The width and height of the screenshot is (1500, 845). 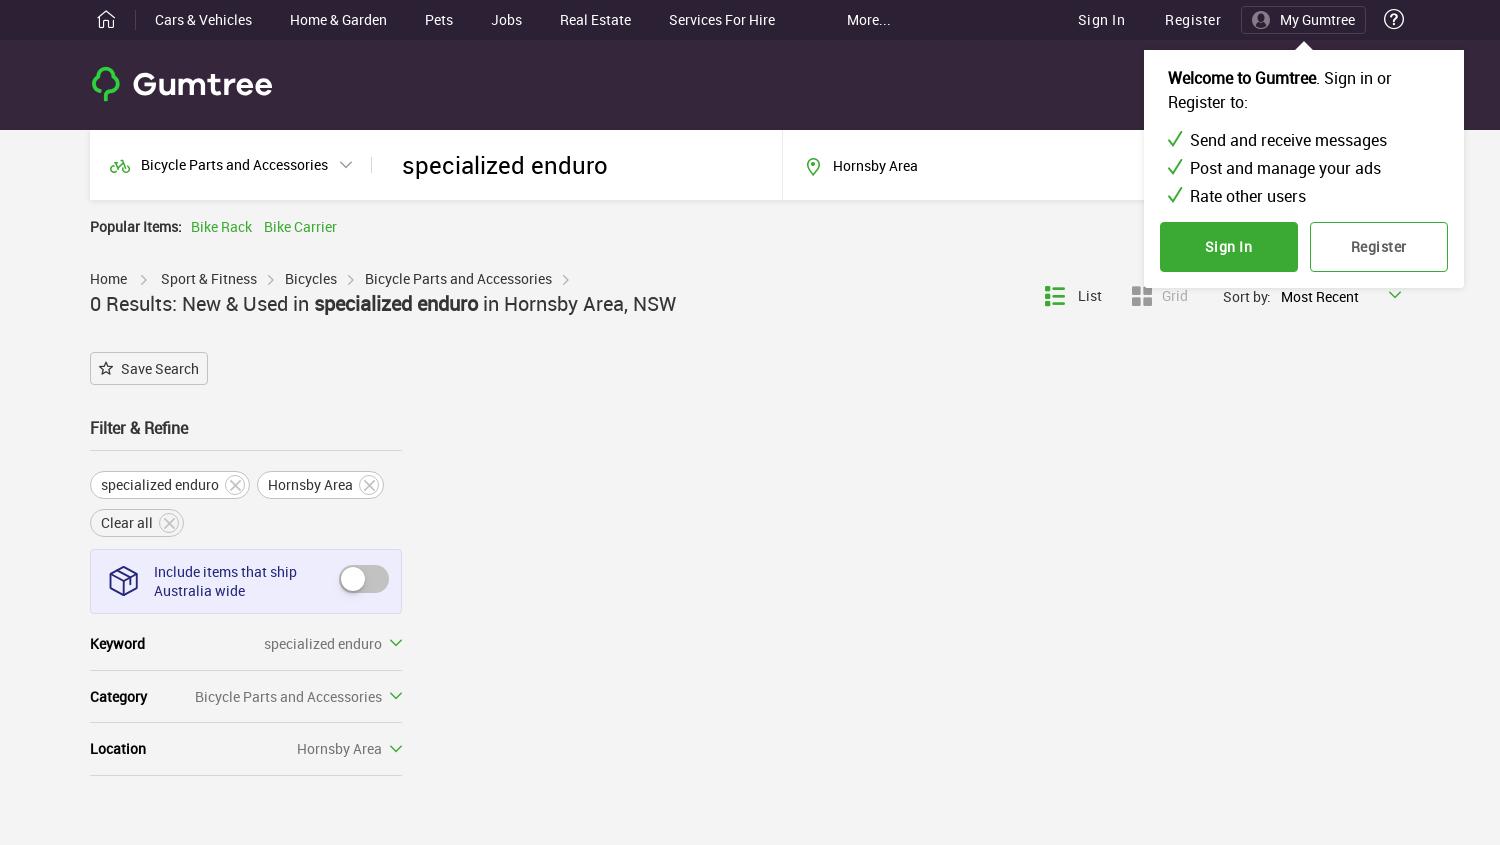 I want to click on 'Jobs', so click(x=506, y=18).